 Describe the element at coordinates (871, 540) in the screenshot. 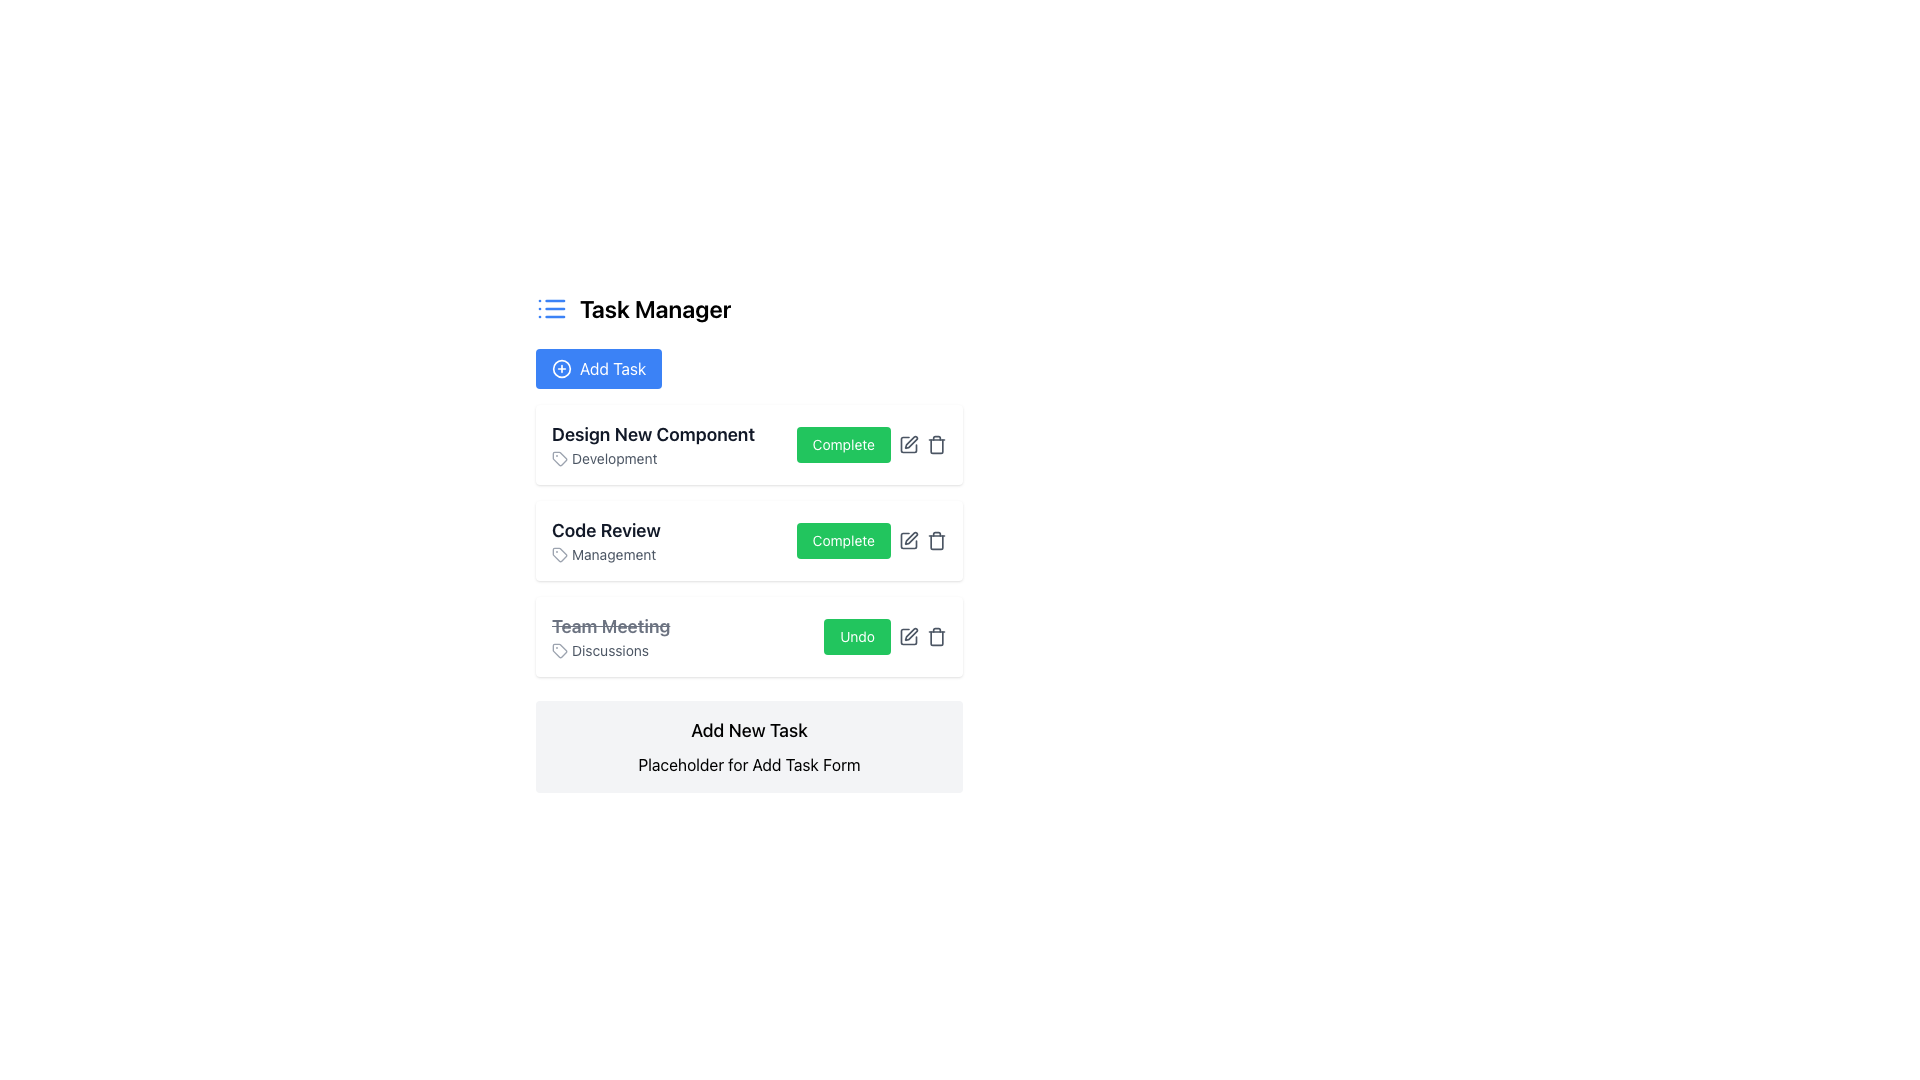

I see `the green 'Complete' button with white text to mark the 'Code Review' task as complete` at that location.